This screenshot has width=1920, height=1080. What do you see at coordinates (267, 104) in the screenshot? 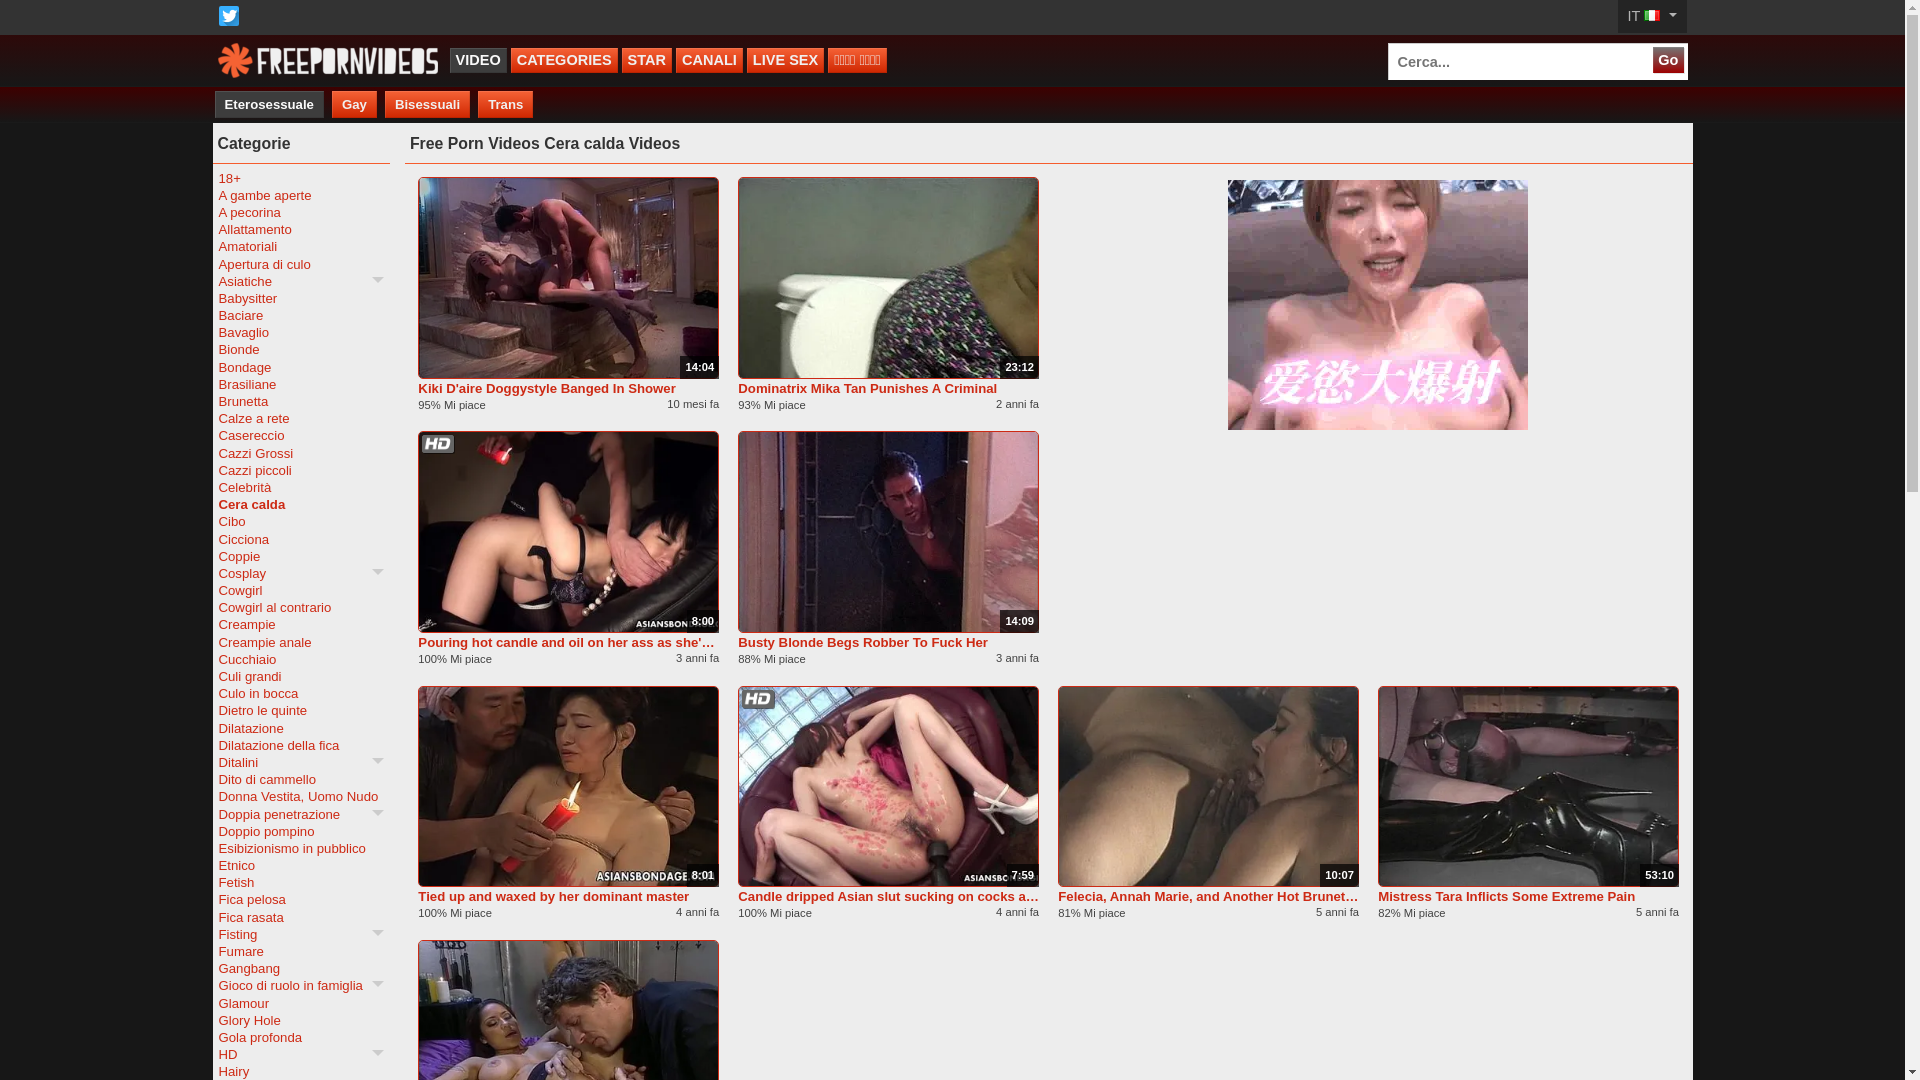
I see `'Eterosessuale'` at bounding box center [267, 104].